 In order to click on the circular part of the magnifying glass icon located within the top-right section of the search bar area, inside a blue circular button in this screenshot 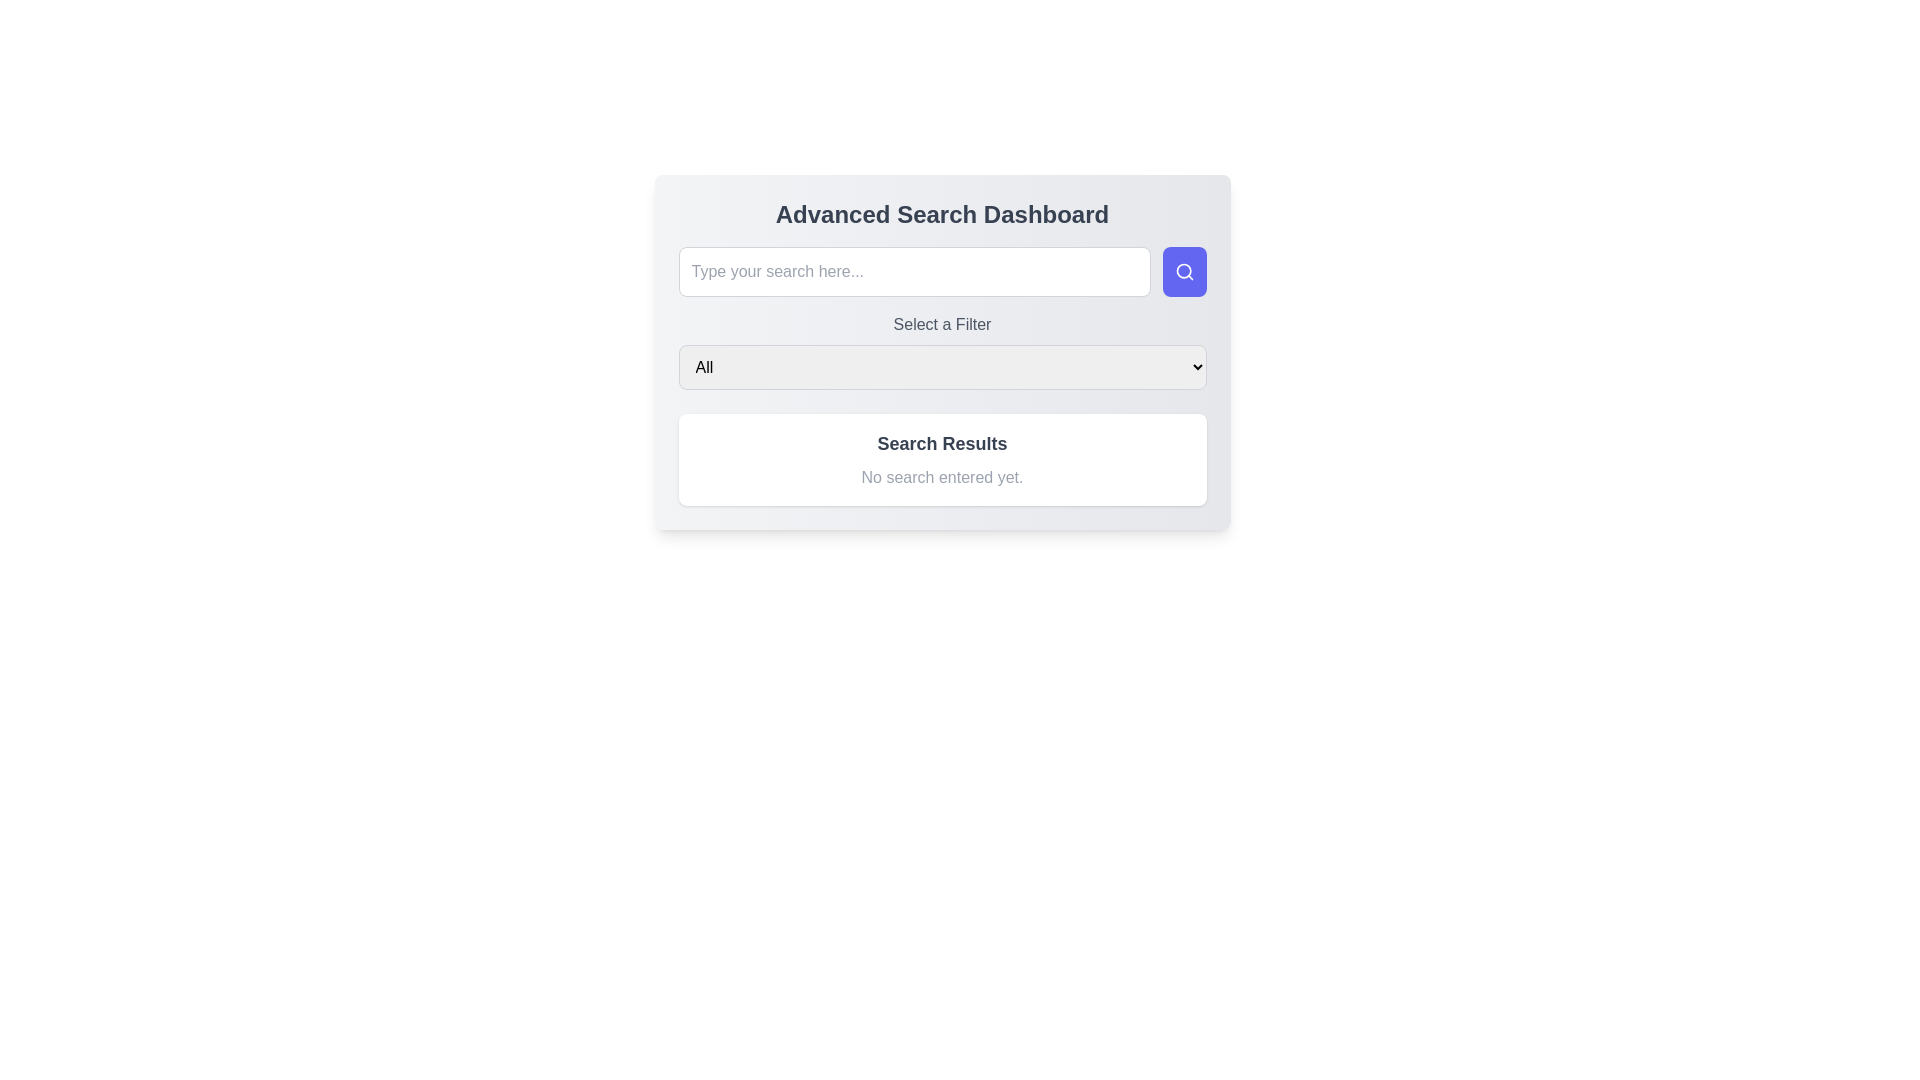, I will do `click(1183, 271)`.